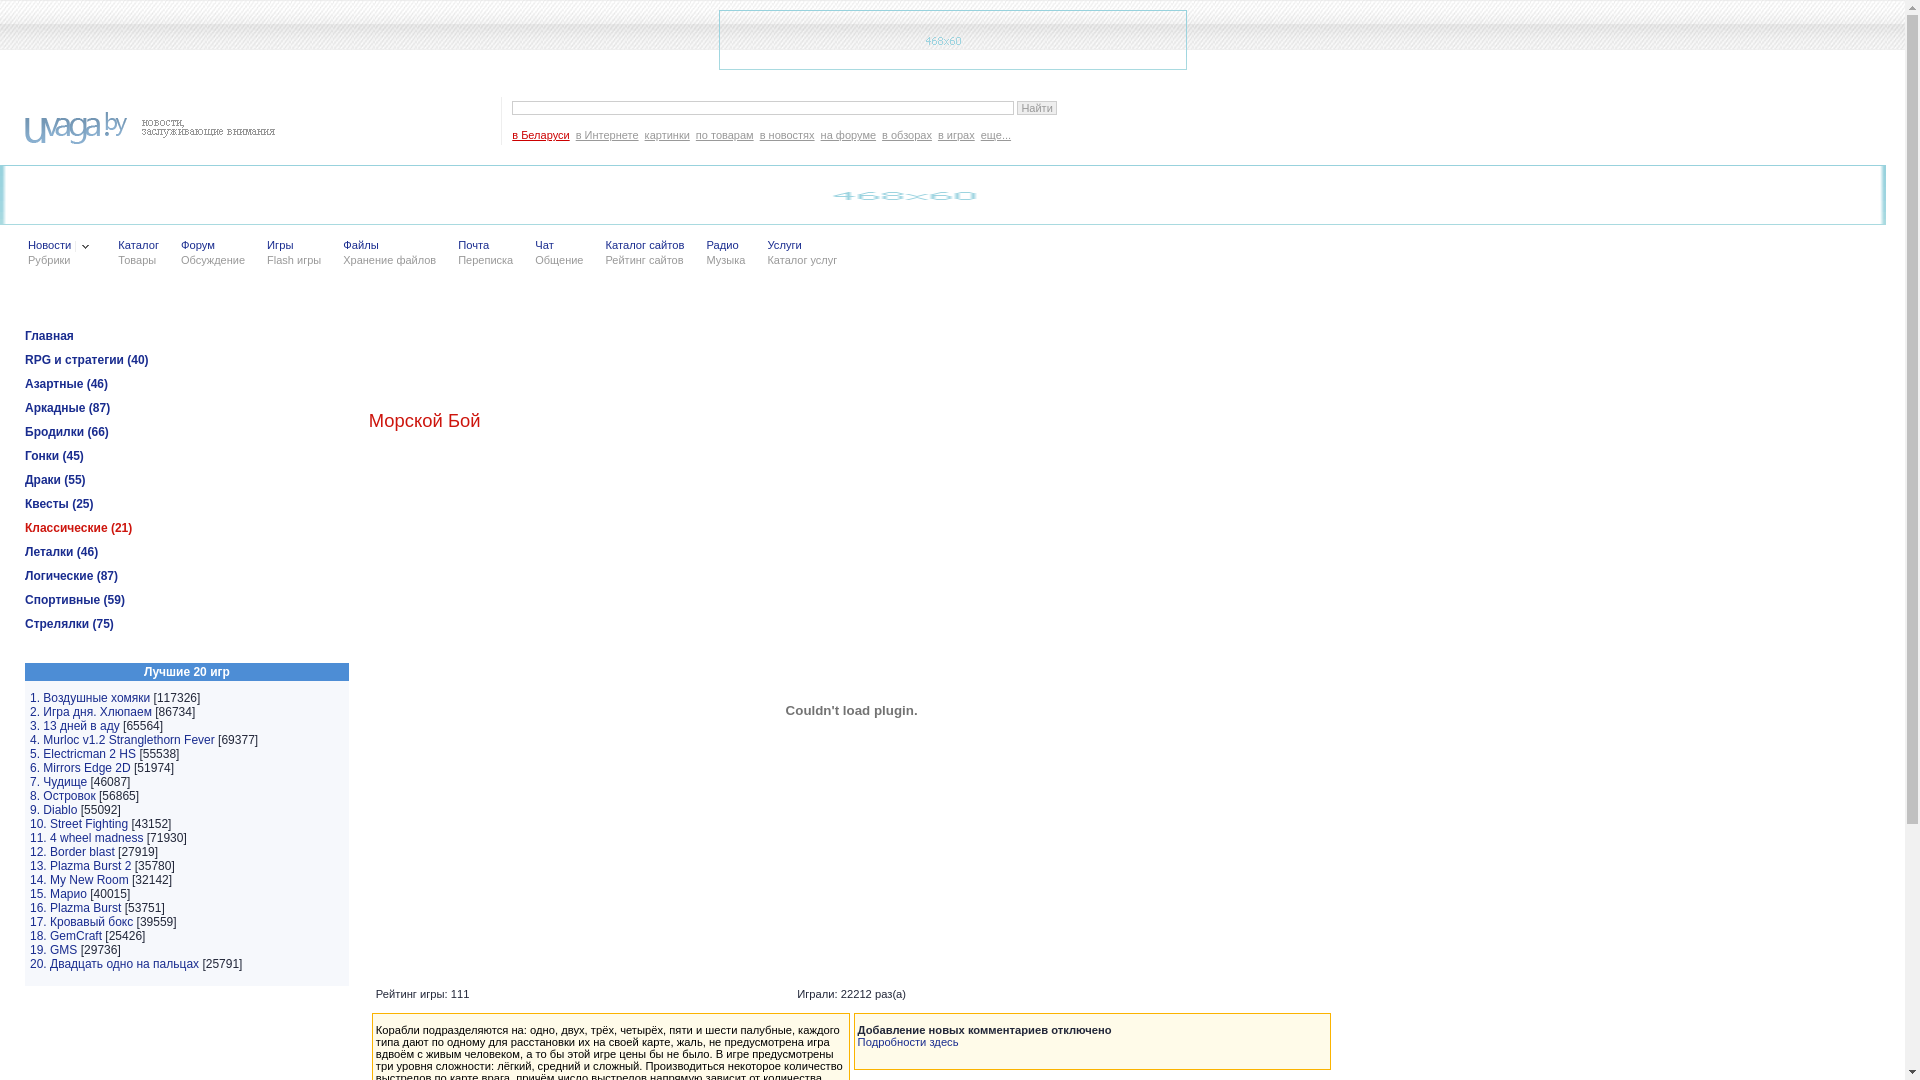 Image resolution: width=1920 pixels, height=1080 pixels. What do you see at coordinates (75, 907) in the screenshot?
I see `'16. Plazma Burst'` at bounding box center [75, 907].